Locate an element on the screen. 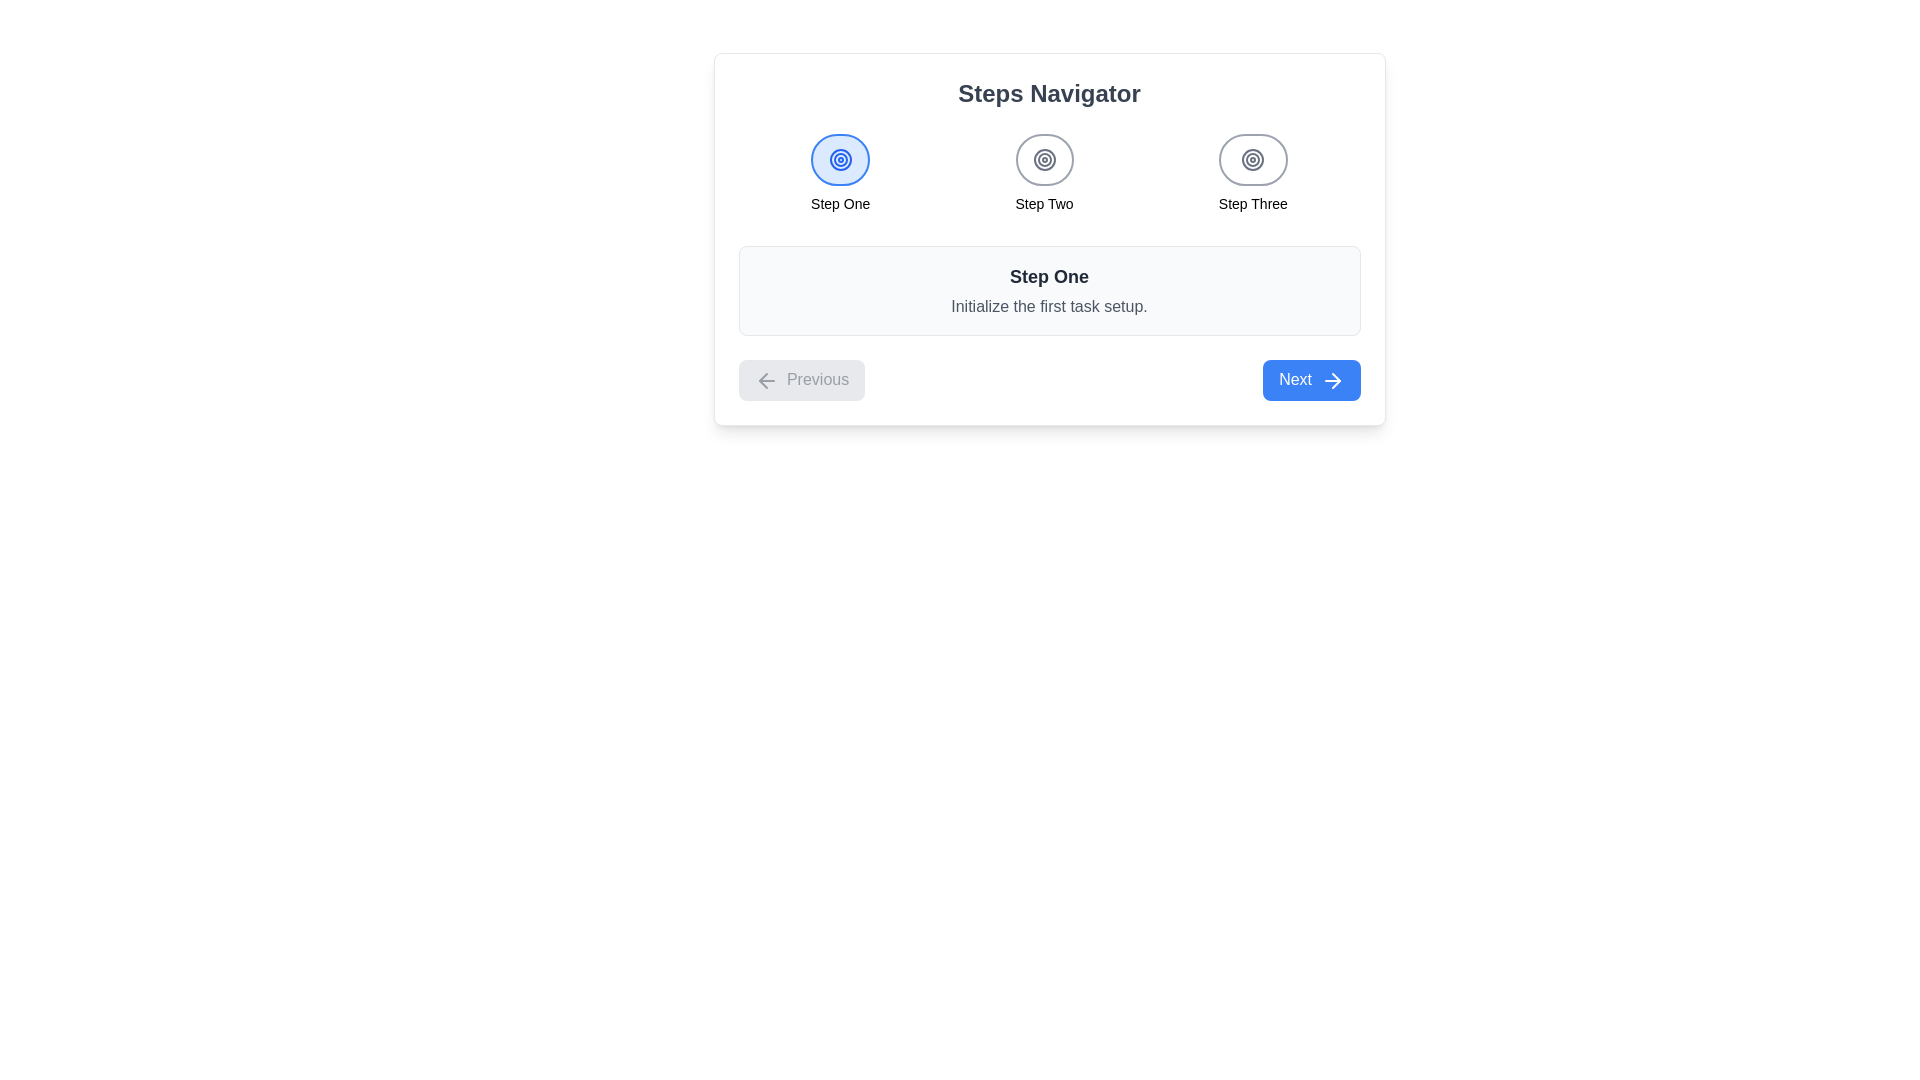  the blue 'Next' button with white text and a right arrow icon to proceed to the next step is located at coordinates (1311, 380).